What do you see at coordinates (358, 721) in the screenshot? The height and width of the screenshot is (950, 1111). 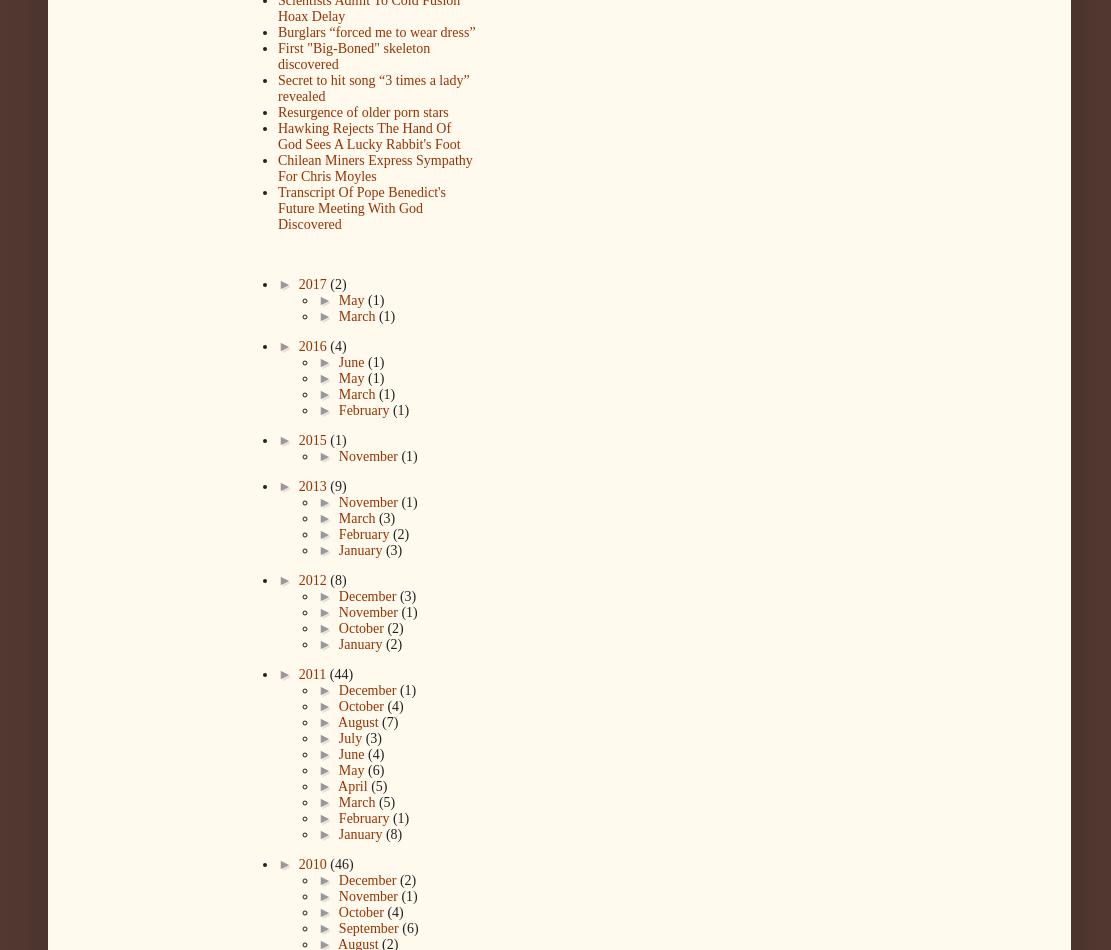 I see `'August'` at bounding box center [358, 721].